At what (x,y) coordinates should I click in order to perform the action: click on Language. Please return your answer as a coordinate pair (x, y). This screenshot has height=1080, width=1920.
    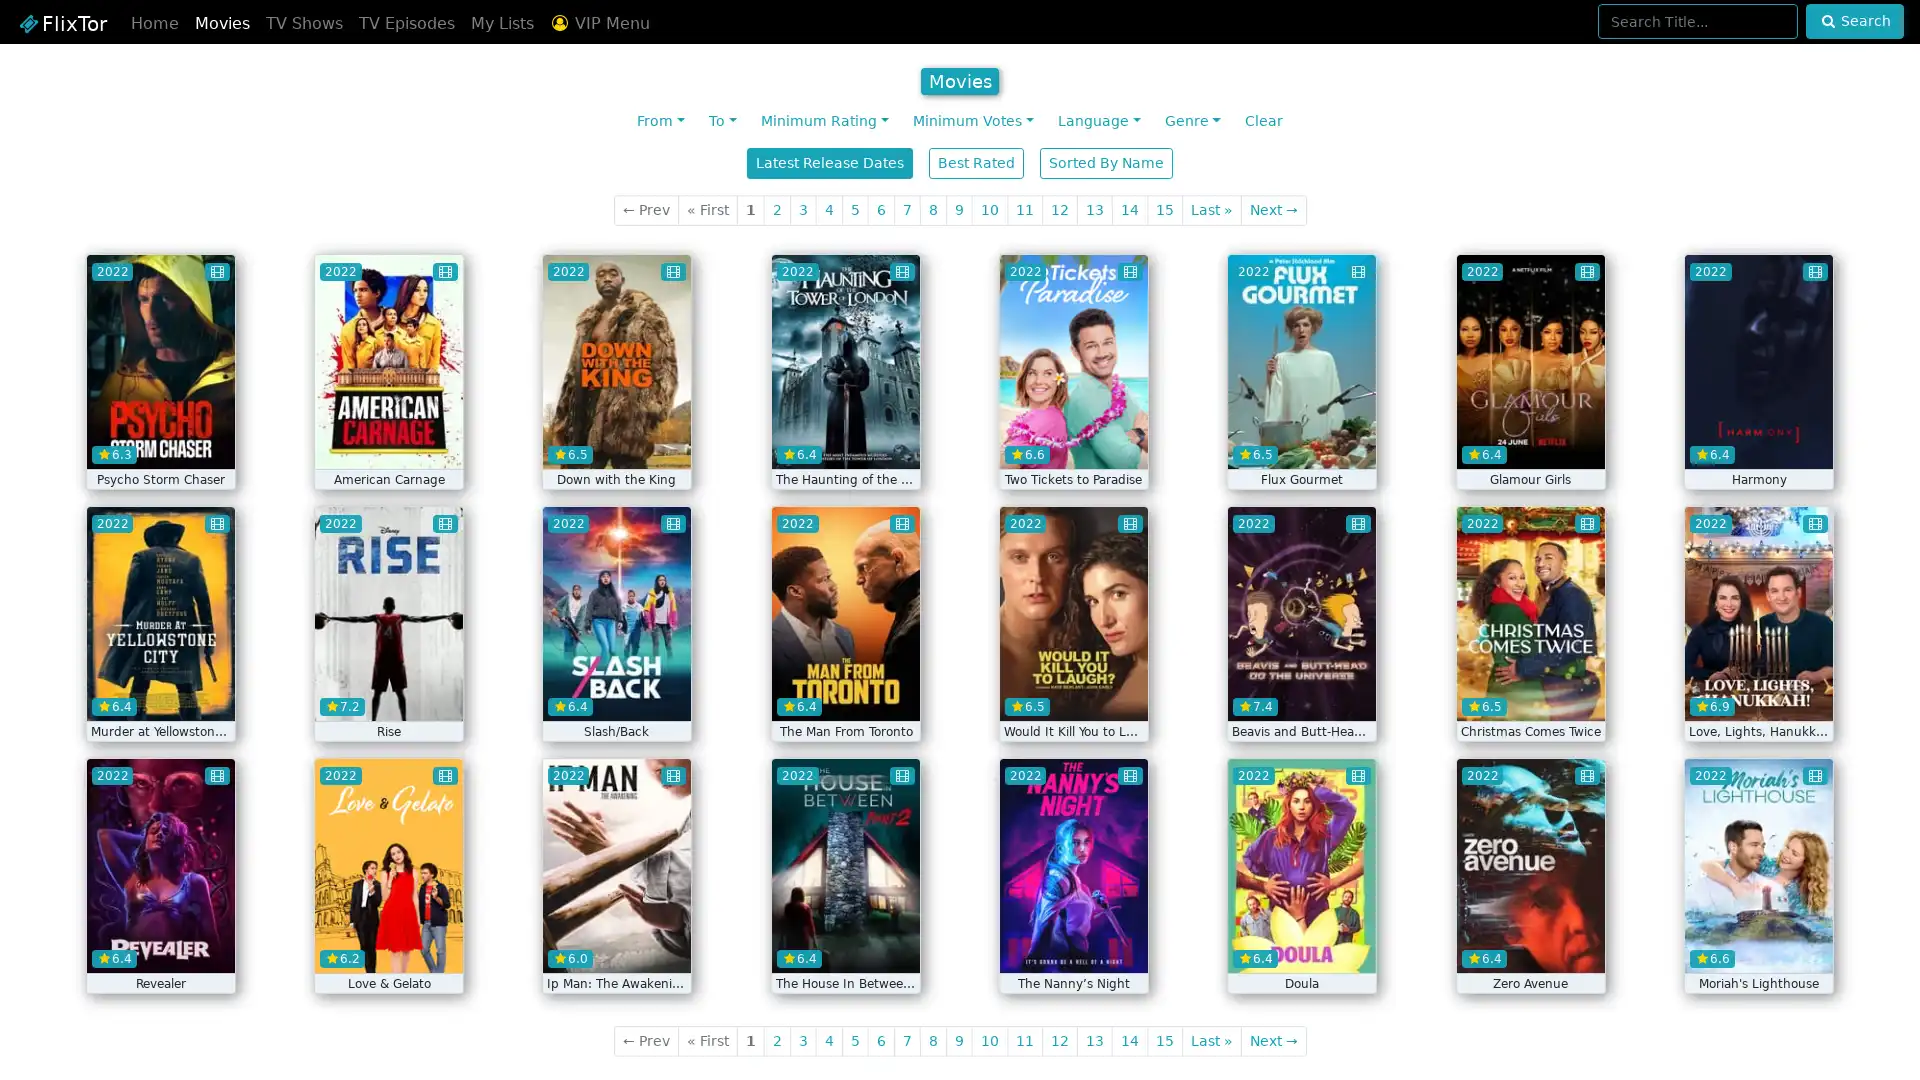
    Looking at the image, I should click on (1097, 121).